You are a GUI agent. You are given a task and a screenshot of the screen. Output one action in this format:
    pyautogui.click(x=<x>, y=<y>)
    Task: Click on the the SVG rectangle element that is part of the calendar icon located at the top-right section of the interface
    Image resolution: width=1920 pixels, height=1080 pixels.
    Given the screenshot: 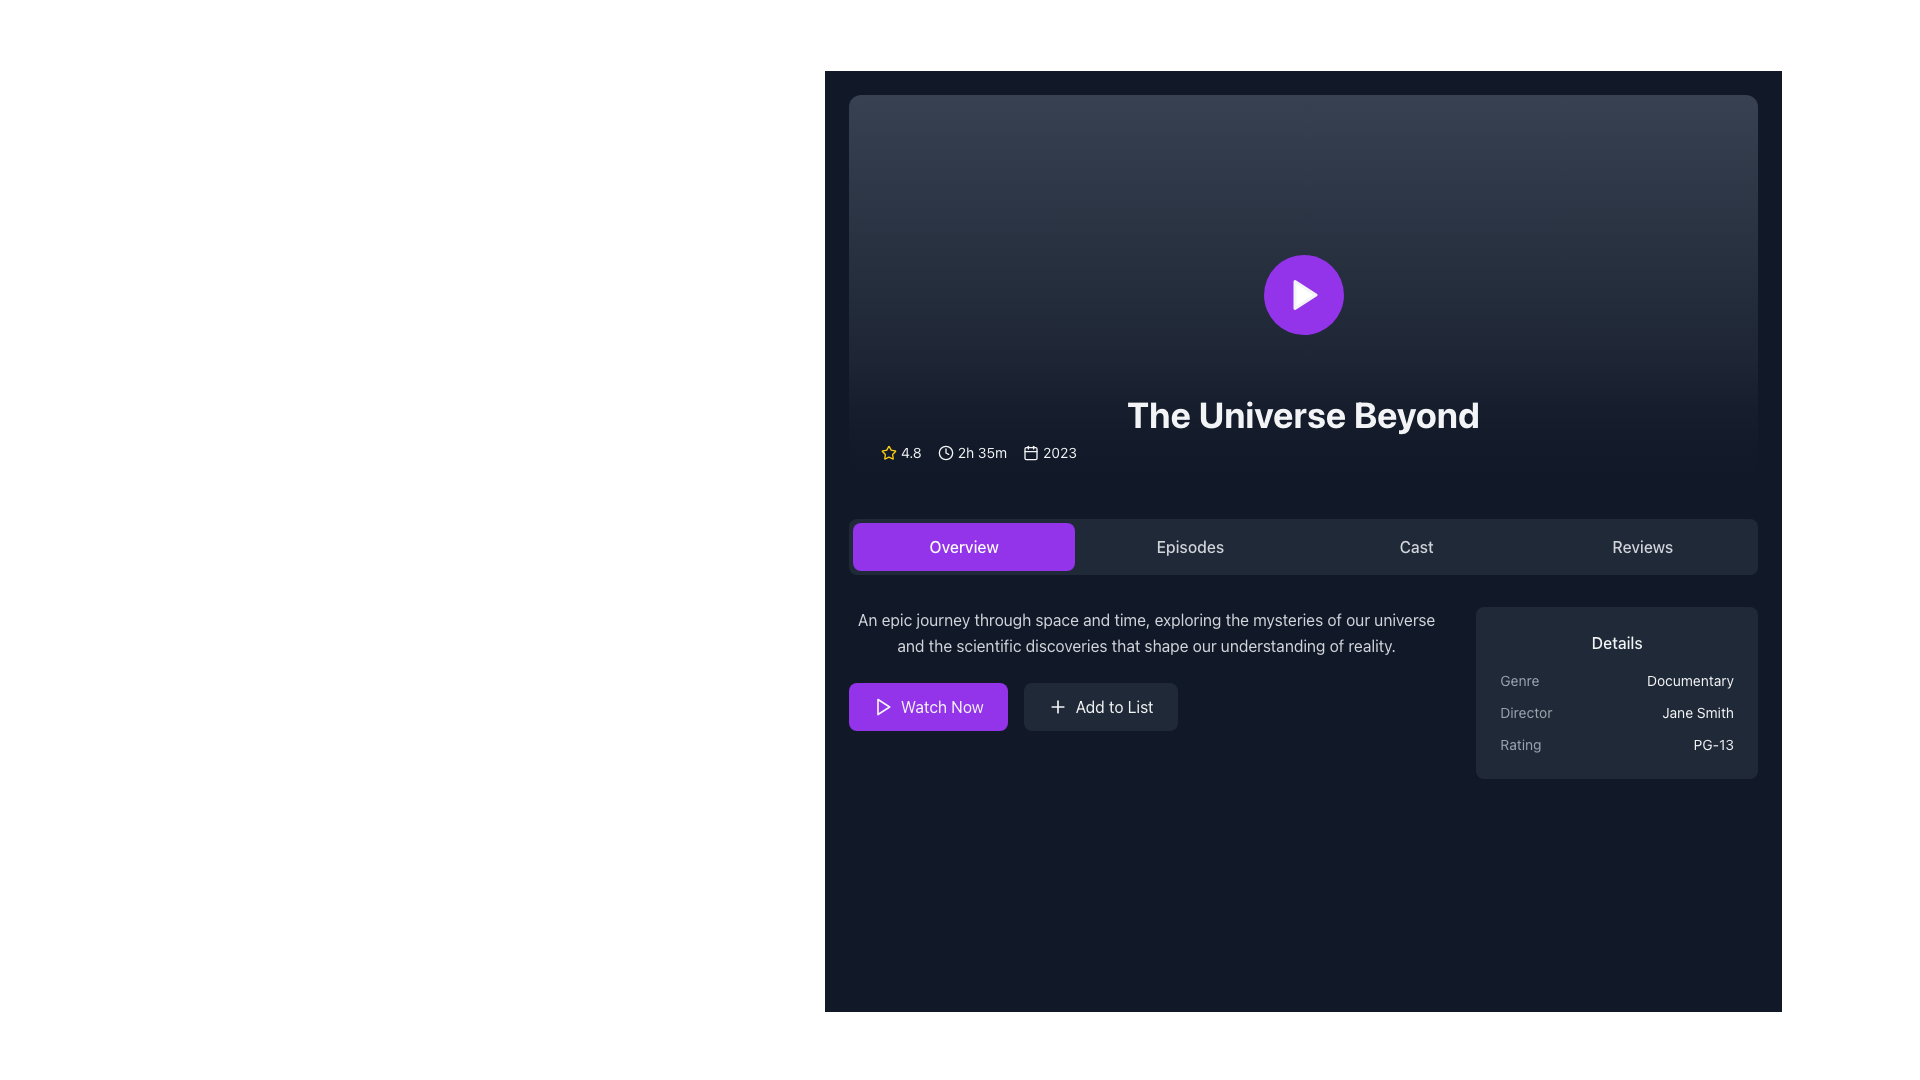 What is the action you would take?
    pyautogui.click(x=1031, y=453)
    